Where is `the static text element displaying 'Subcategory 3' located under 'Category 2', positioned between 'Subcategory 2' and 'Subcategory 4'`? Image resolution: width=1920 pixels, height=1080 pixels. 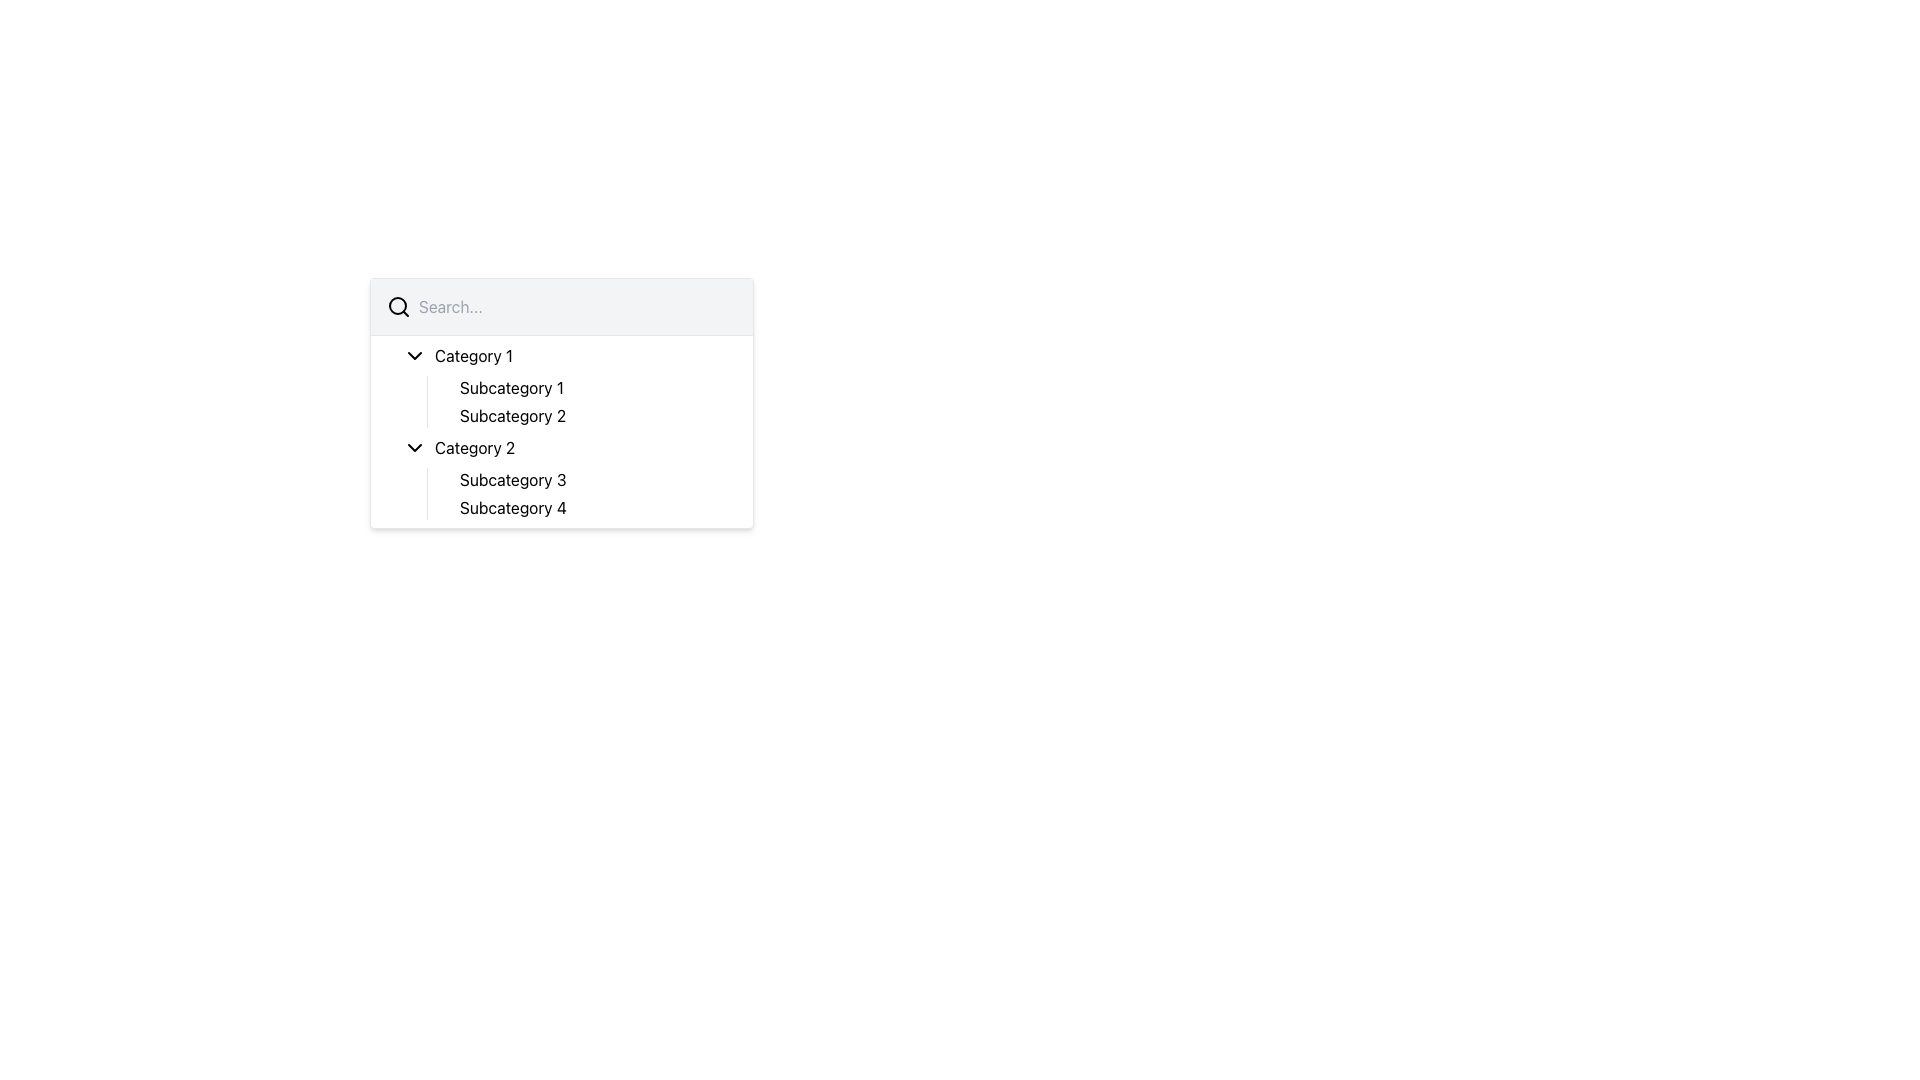
the static text element displaying 'Subcategory 3' located under 'Category 2', positioned between 'Subcategory 2' and 'Subcategory 4' is located at coordinates (513, 479).